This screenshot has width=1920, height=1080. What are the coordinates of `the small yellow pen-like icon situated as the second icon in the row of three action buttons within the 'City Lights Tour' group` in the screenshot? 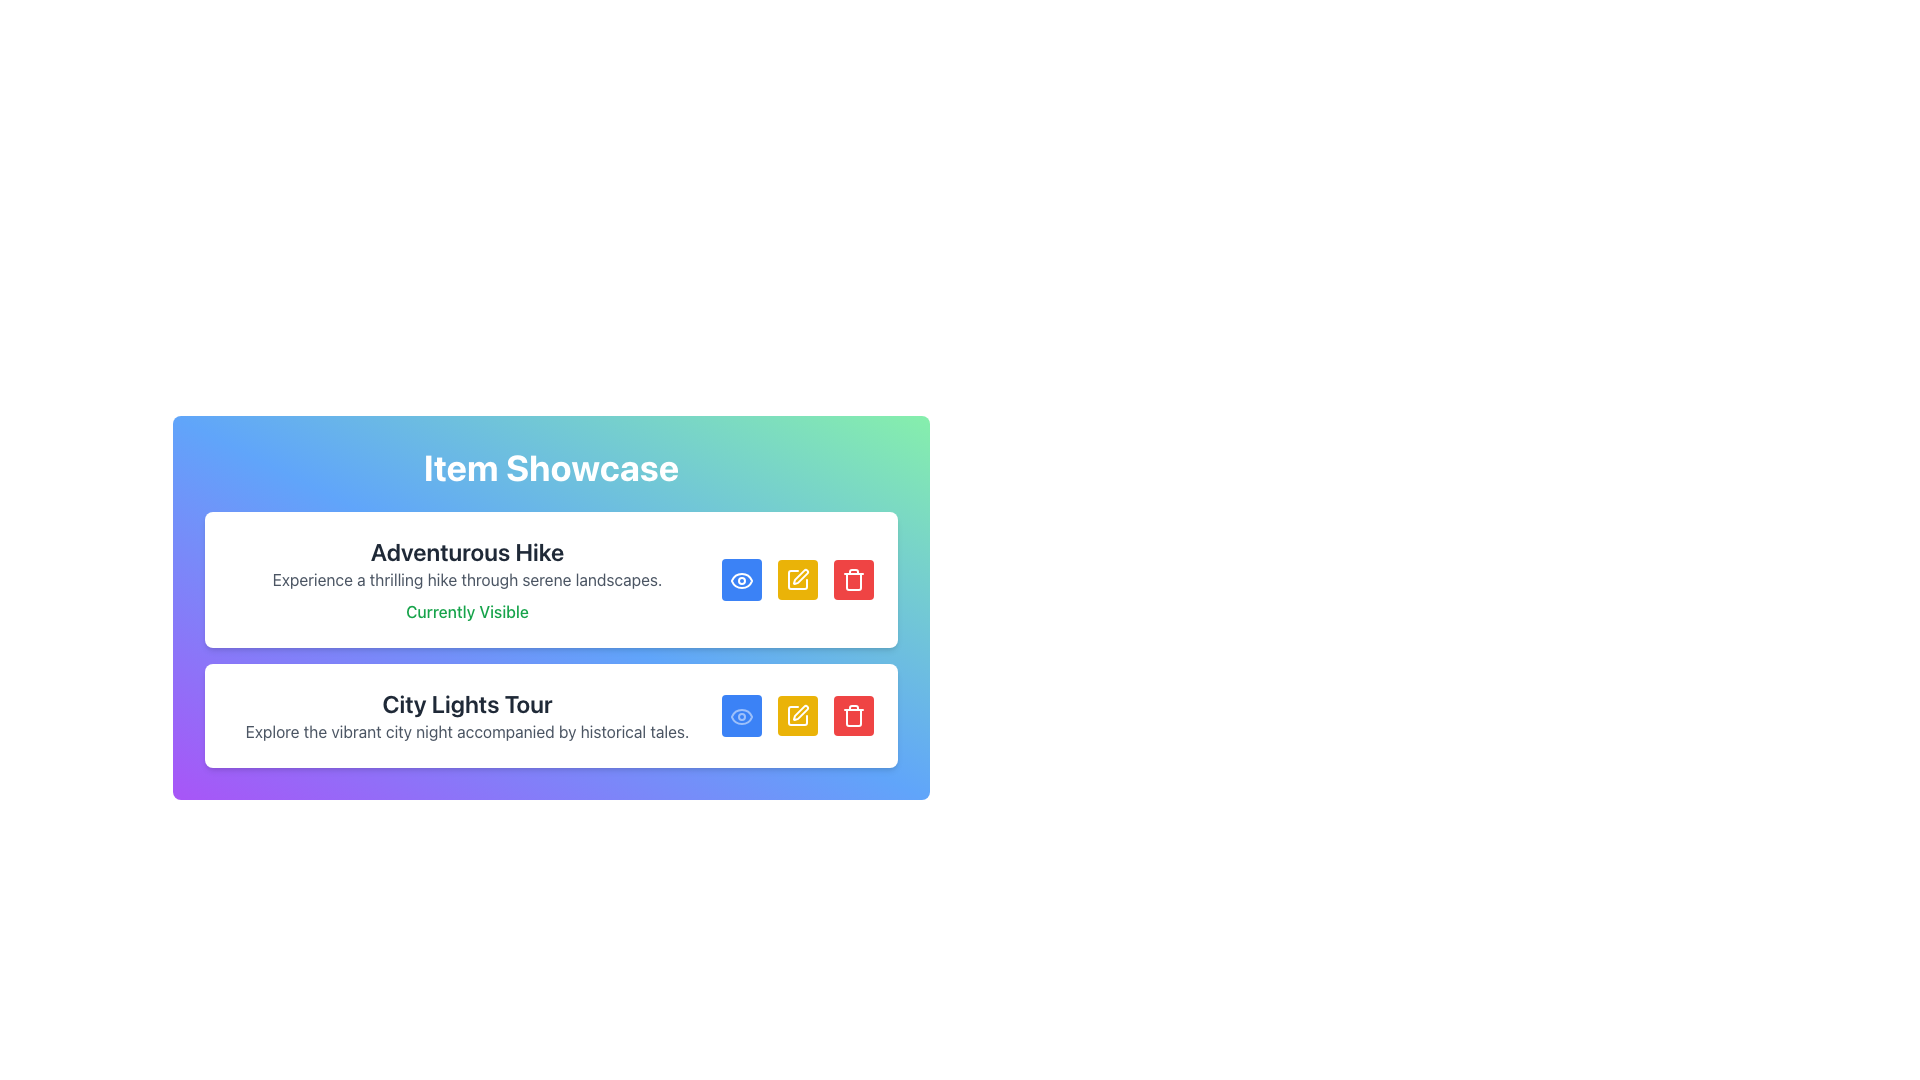 It's located at (796, 715).